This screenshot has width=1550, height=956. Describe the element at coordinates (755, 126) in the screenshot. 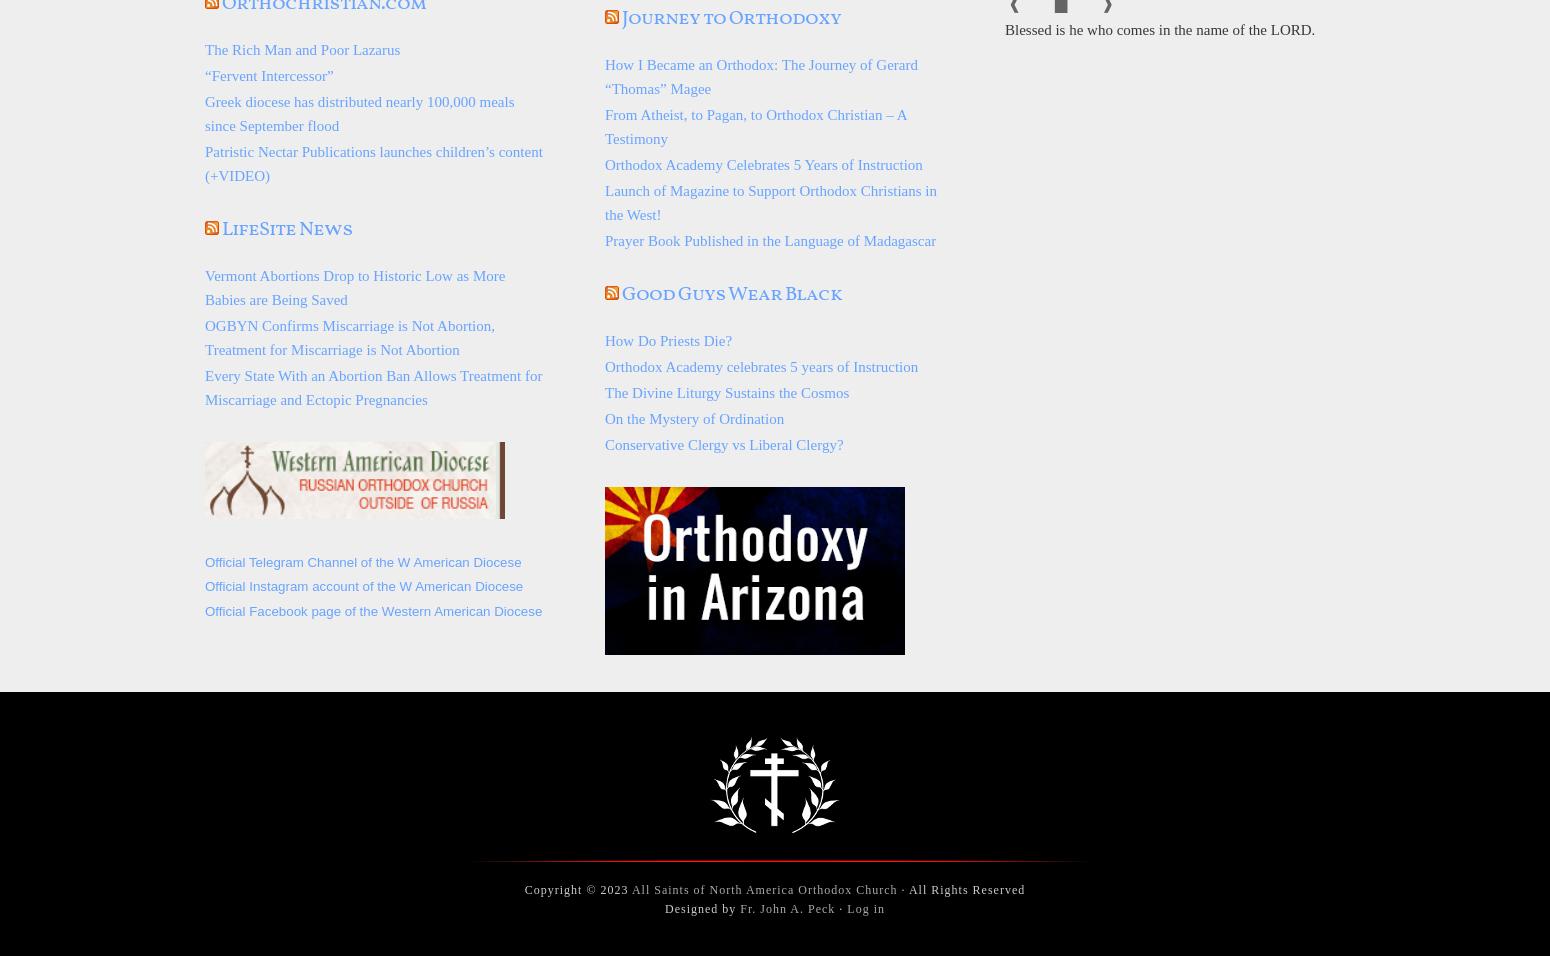

I see `'From Atheist, to Pagan, to Orthodox Christian – A Testimony'` at that location.